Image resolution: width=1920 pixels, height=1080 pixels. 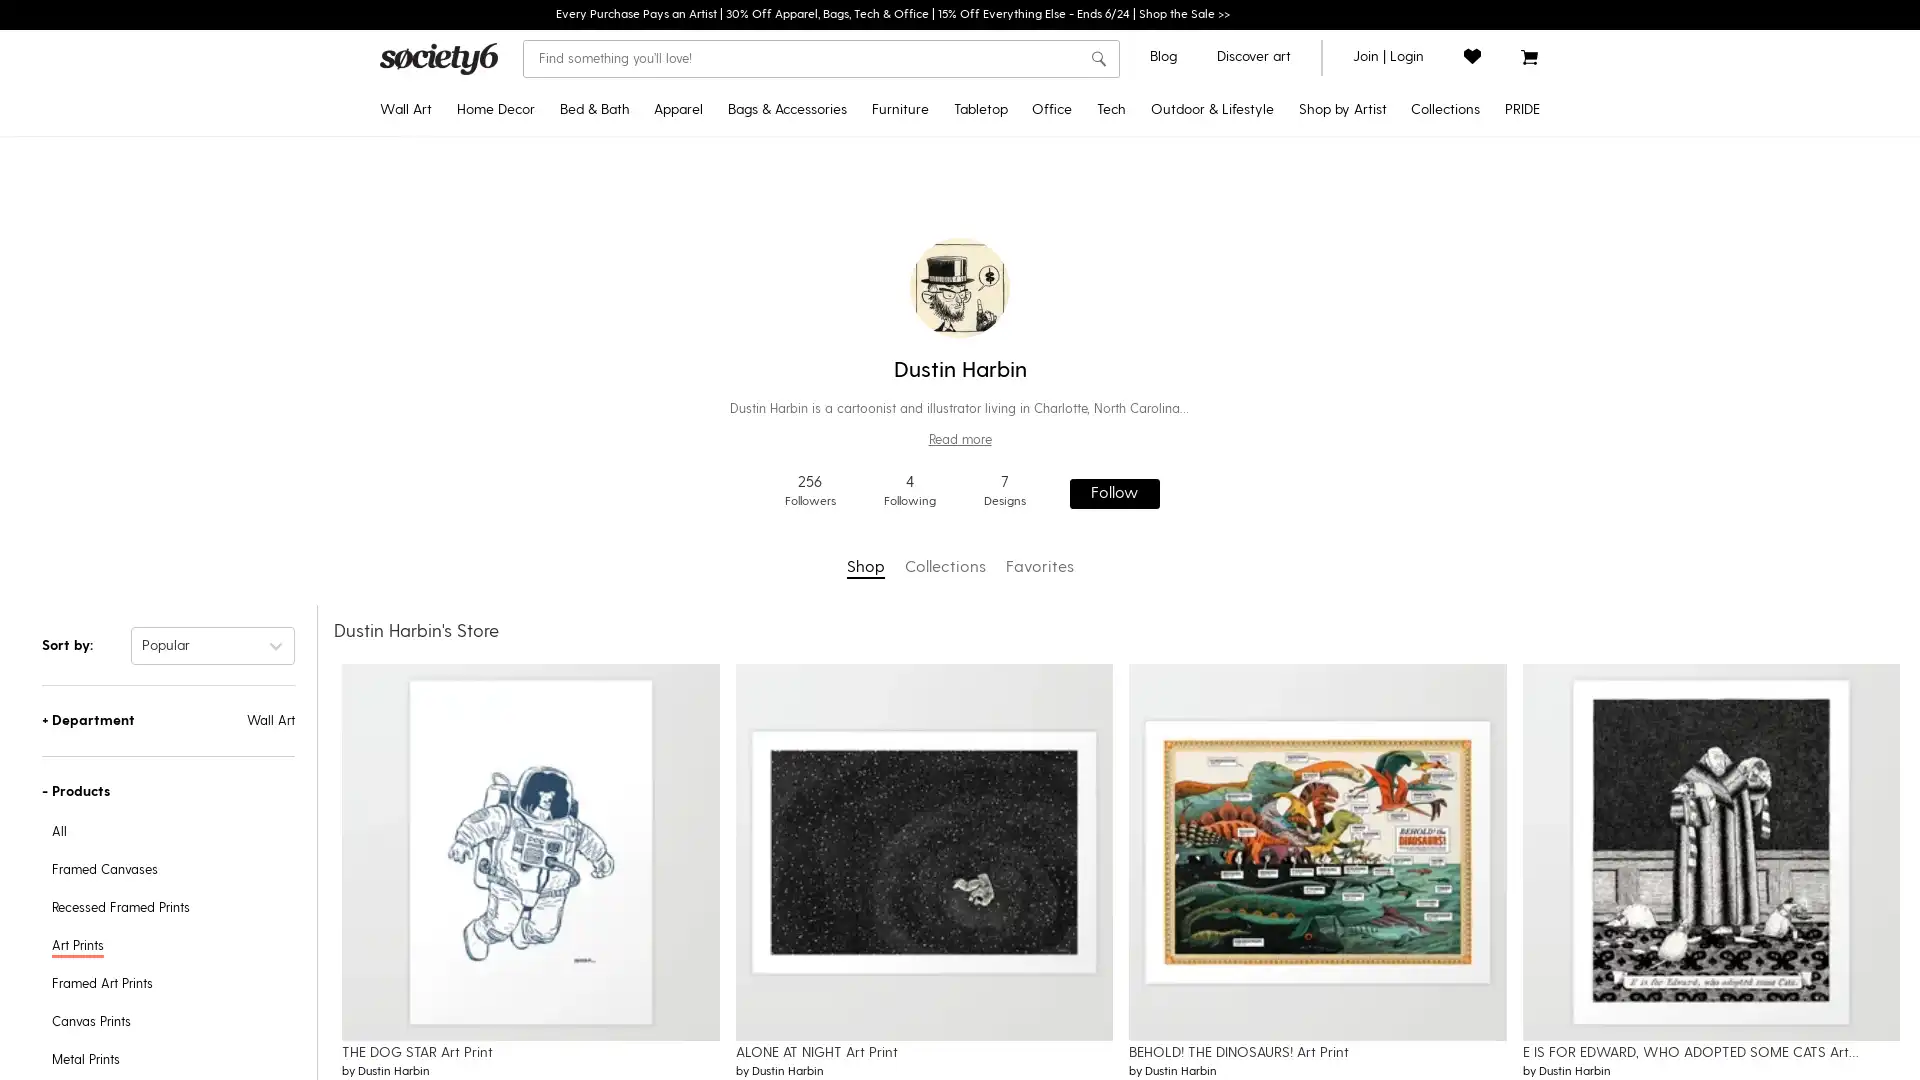 What do you see at coordinates (1017, 160) in the screenshot?
I see `Coffee Mugs` at bounding box center [1017, 160].